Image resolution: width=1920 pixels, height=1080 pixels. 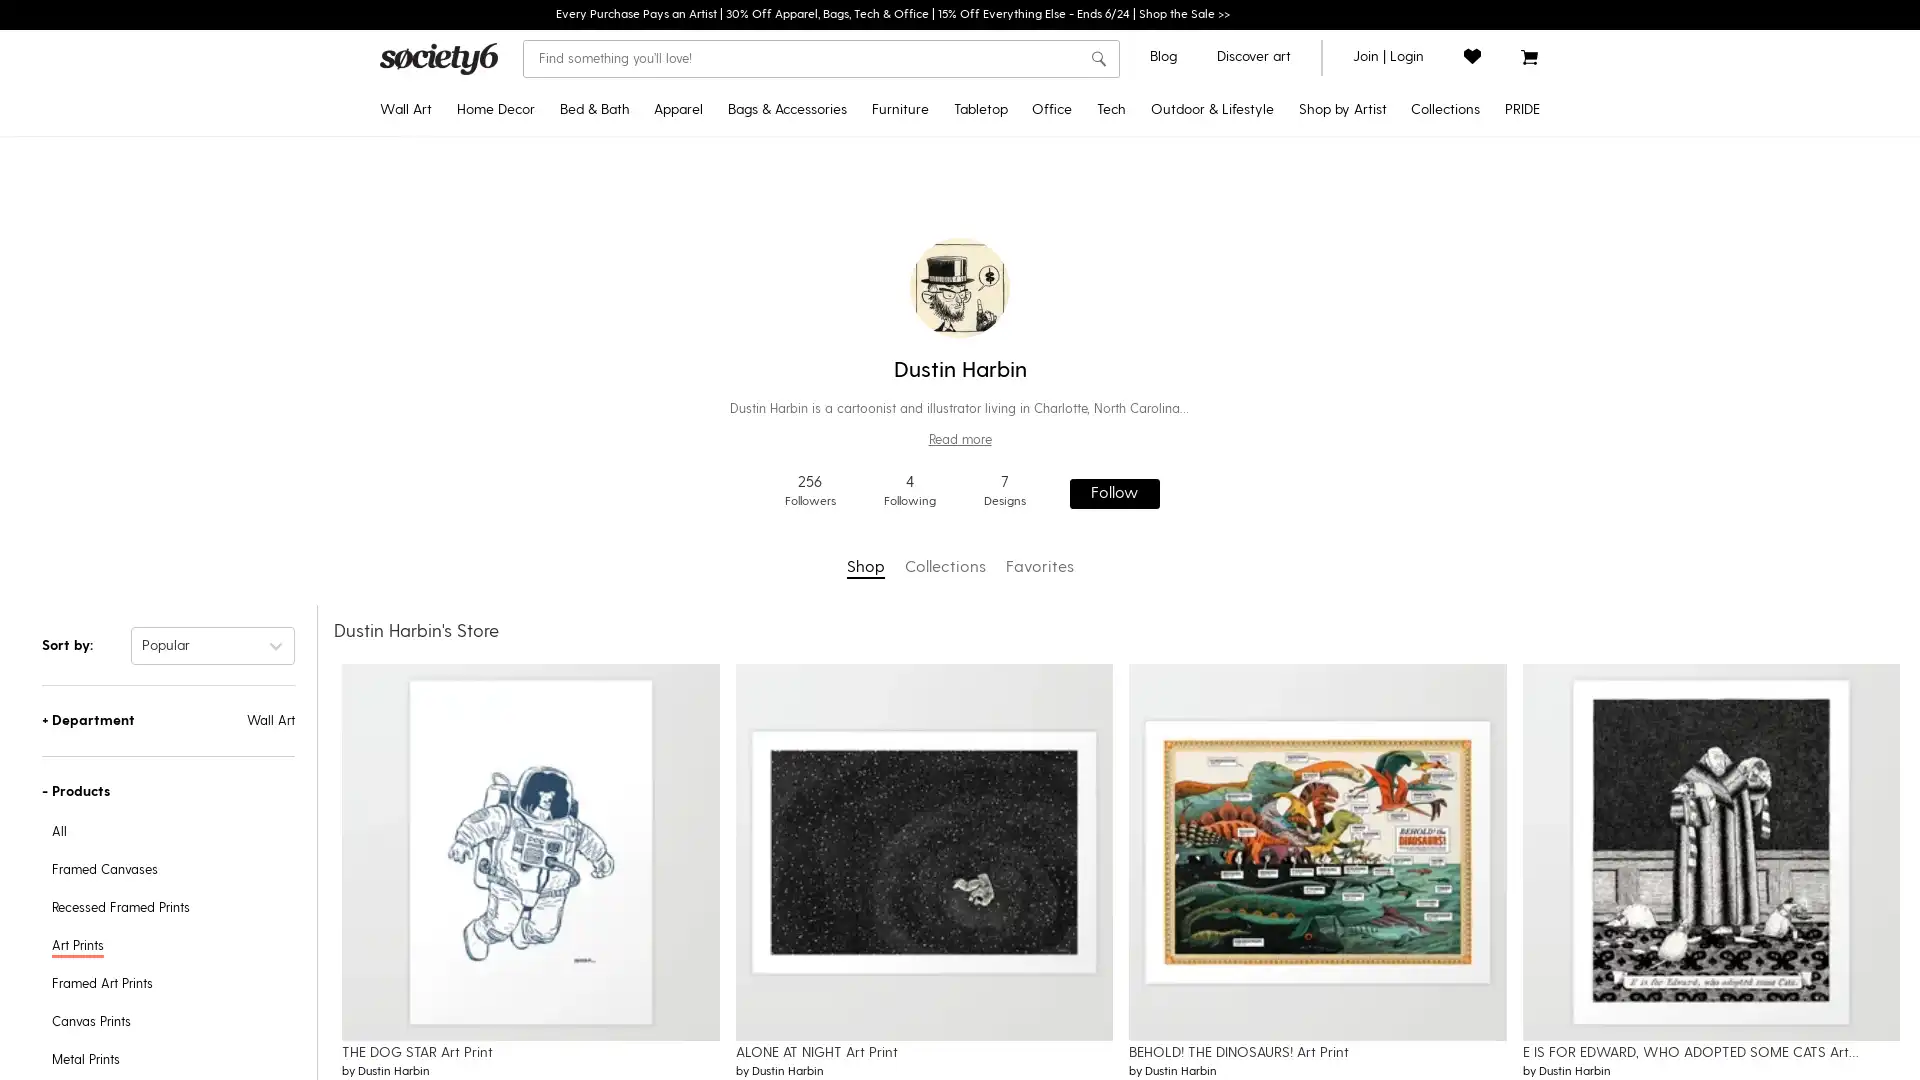 What do you see at coordinates (1017, 160) in the screenshot?
I see `Coffee Mugs` at bounding box center [1017, 160].